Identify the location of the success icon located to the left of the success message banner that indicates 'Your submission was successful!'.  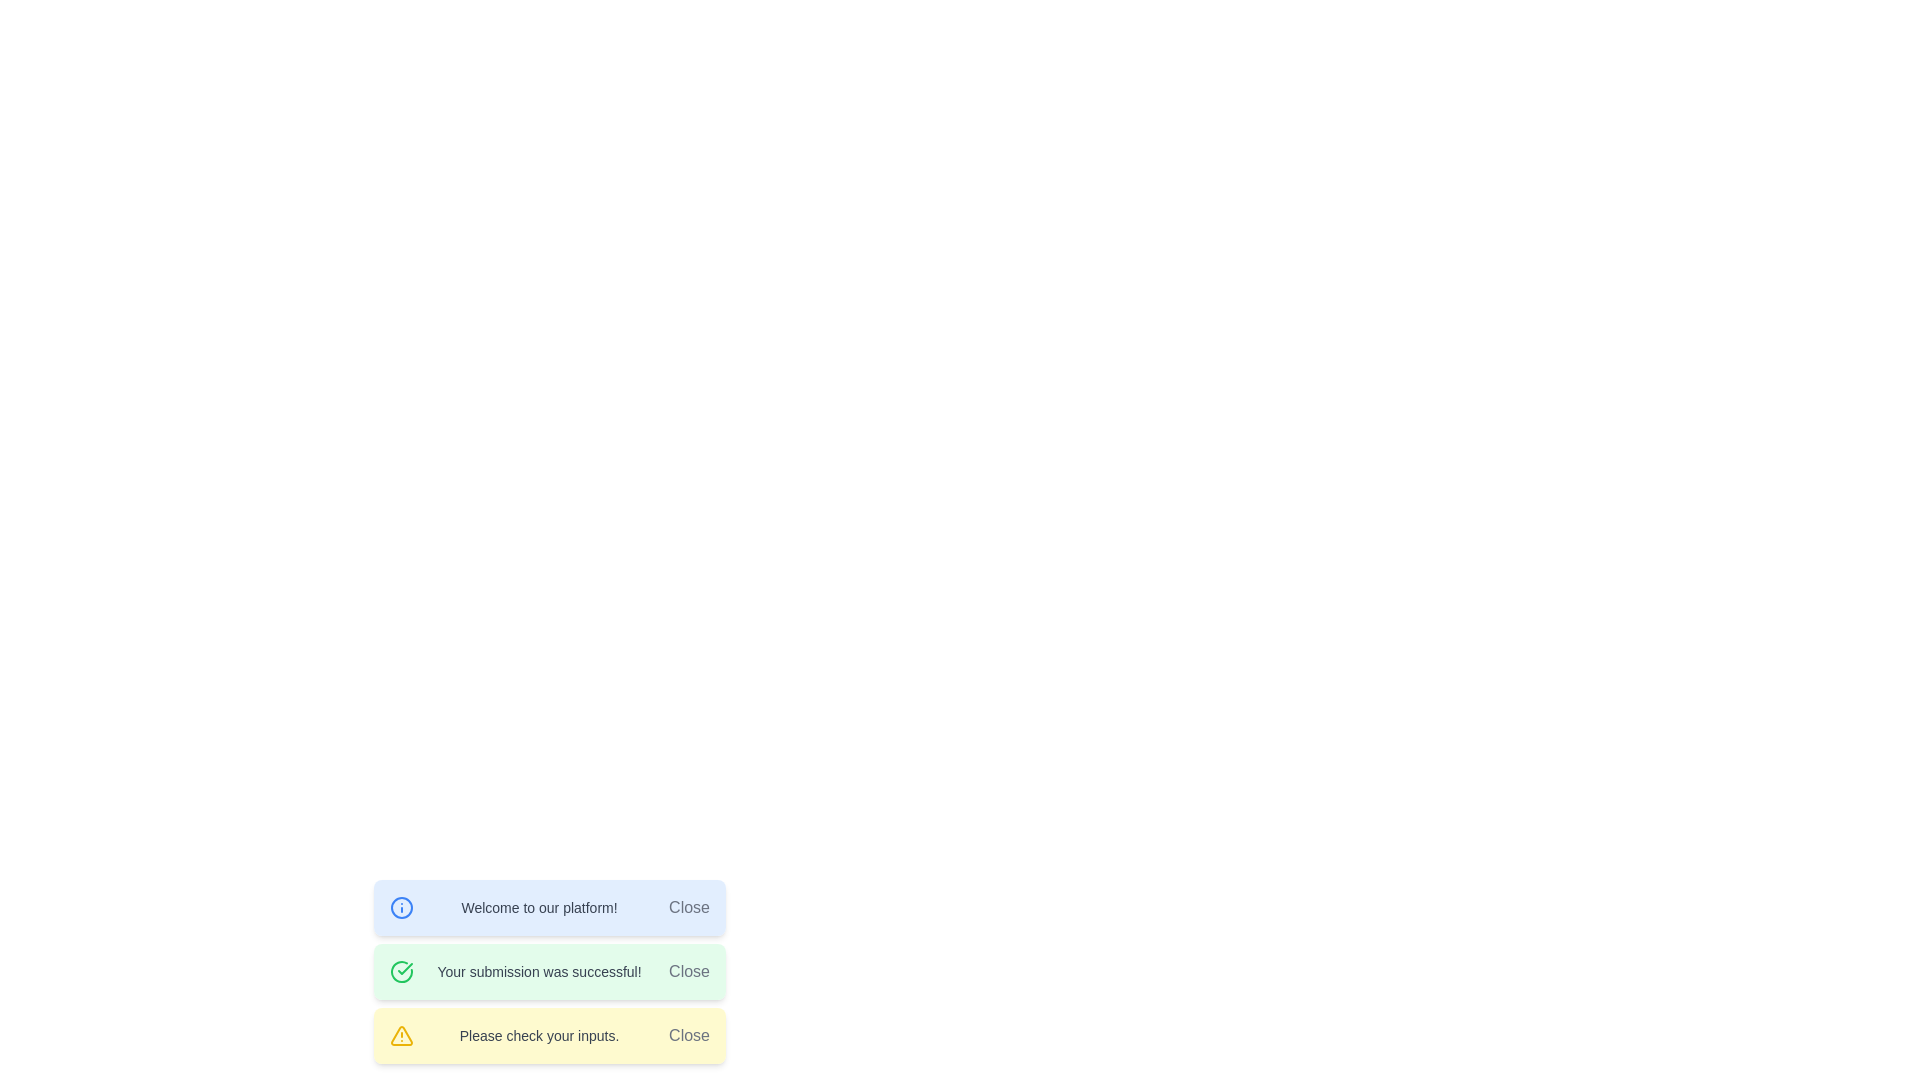
(401, 971).